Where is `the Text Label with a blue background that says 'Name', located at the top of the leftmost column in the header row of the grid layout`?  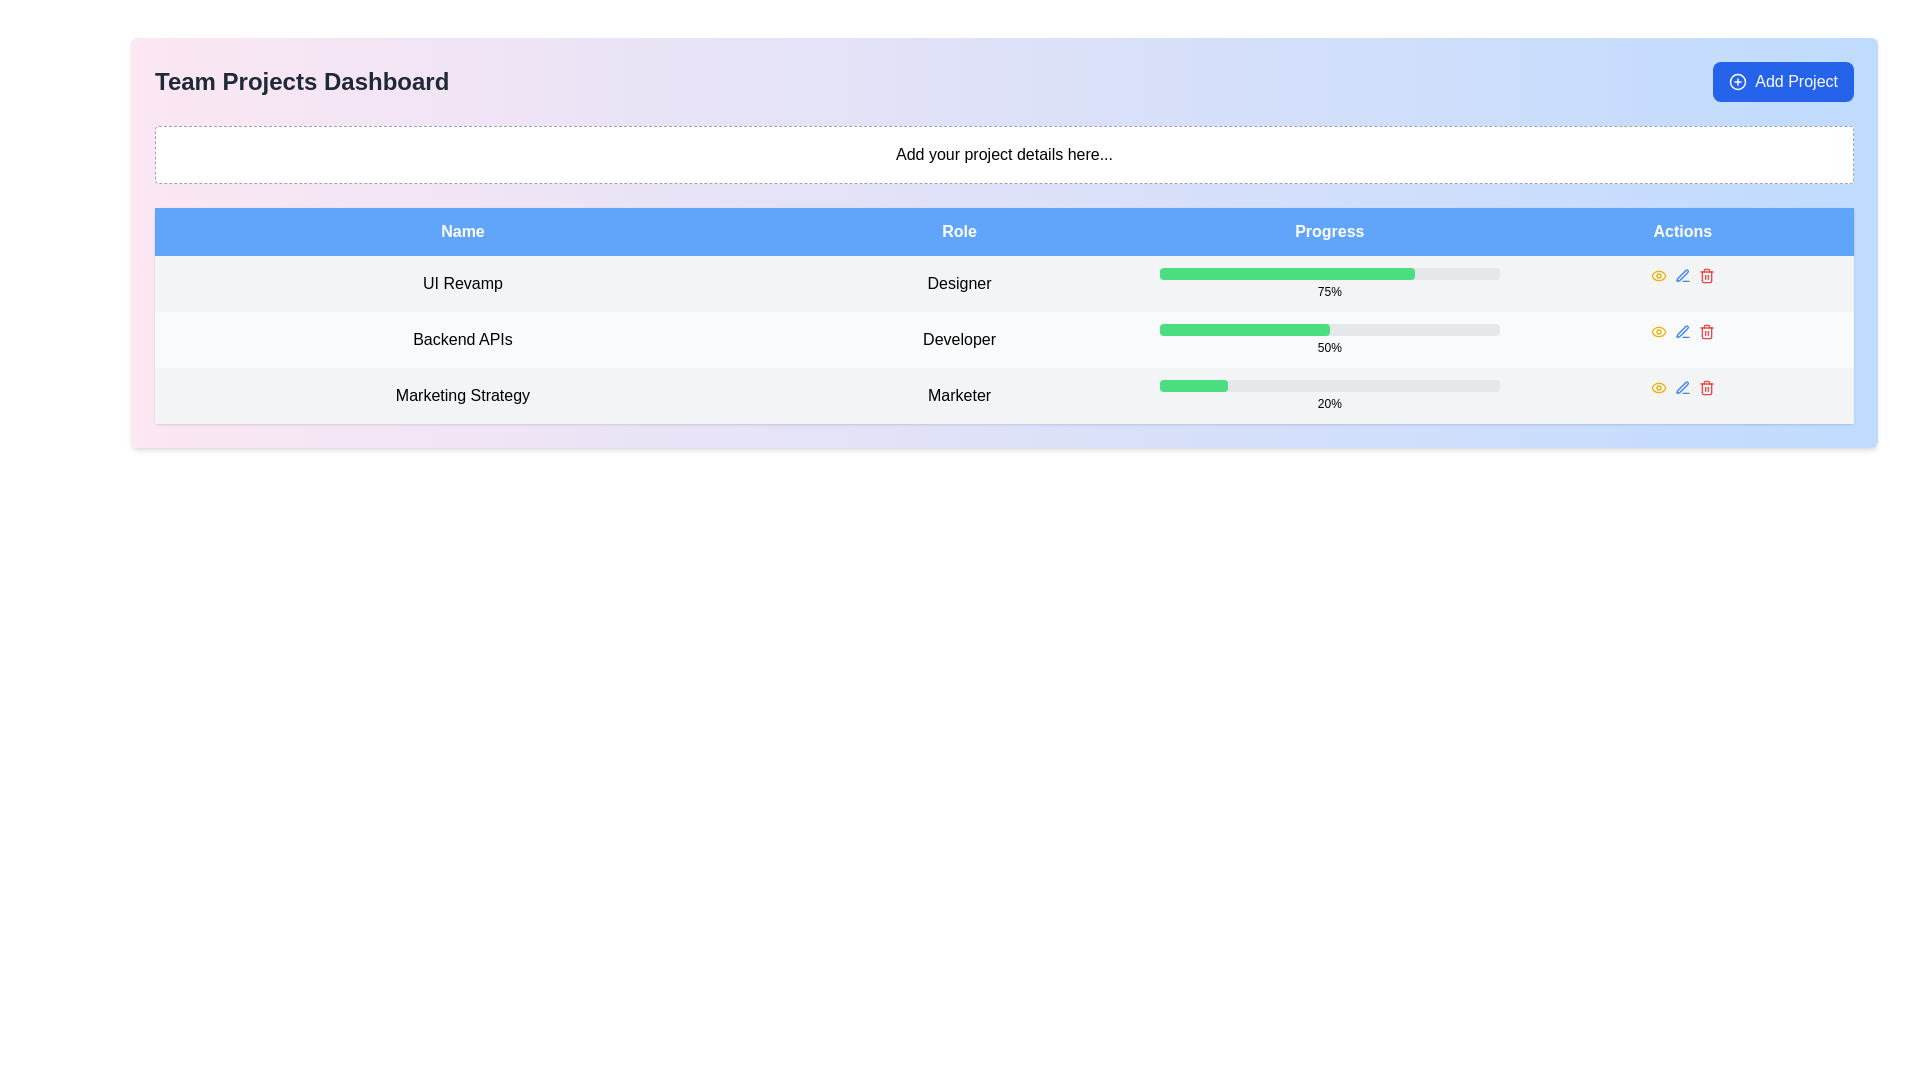
the Text Label with a blue background that says 'Name', located at the top of the leftmost column in the header row of the grid layout is located at coordinates (461, 230).